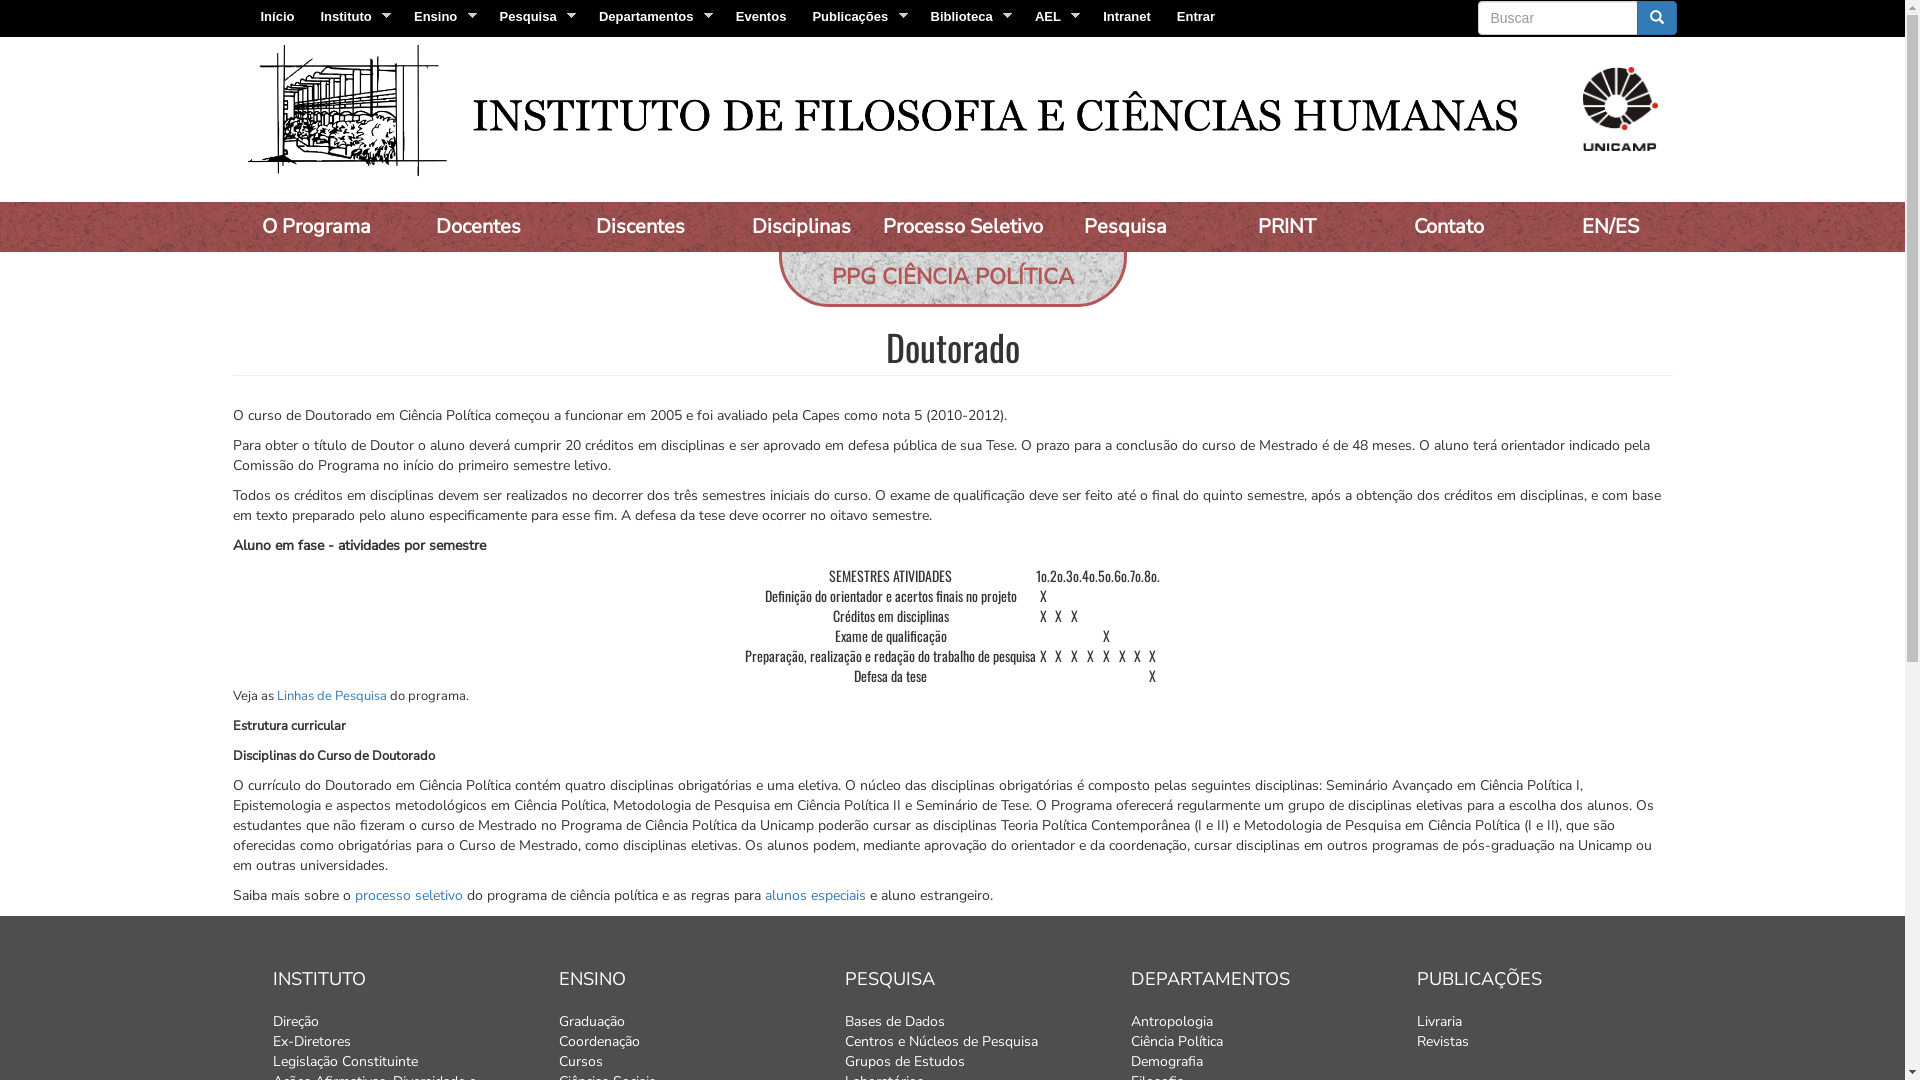  What do you see at coordinates (231, 226) in the screenshot?
I see `'O Programa'` at bounding box center [231, 226].